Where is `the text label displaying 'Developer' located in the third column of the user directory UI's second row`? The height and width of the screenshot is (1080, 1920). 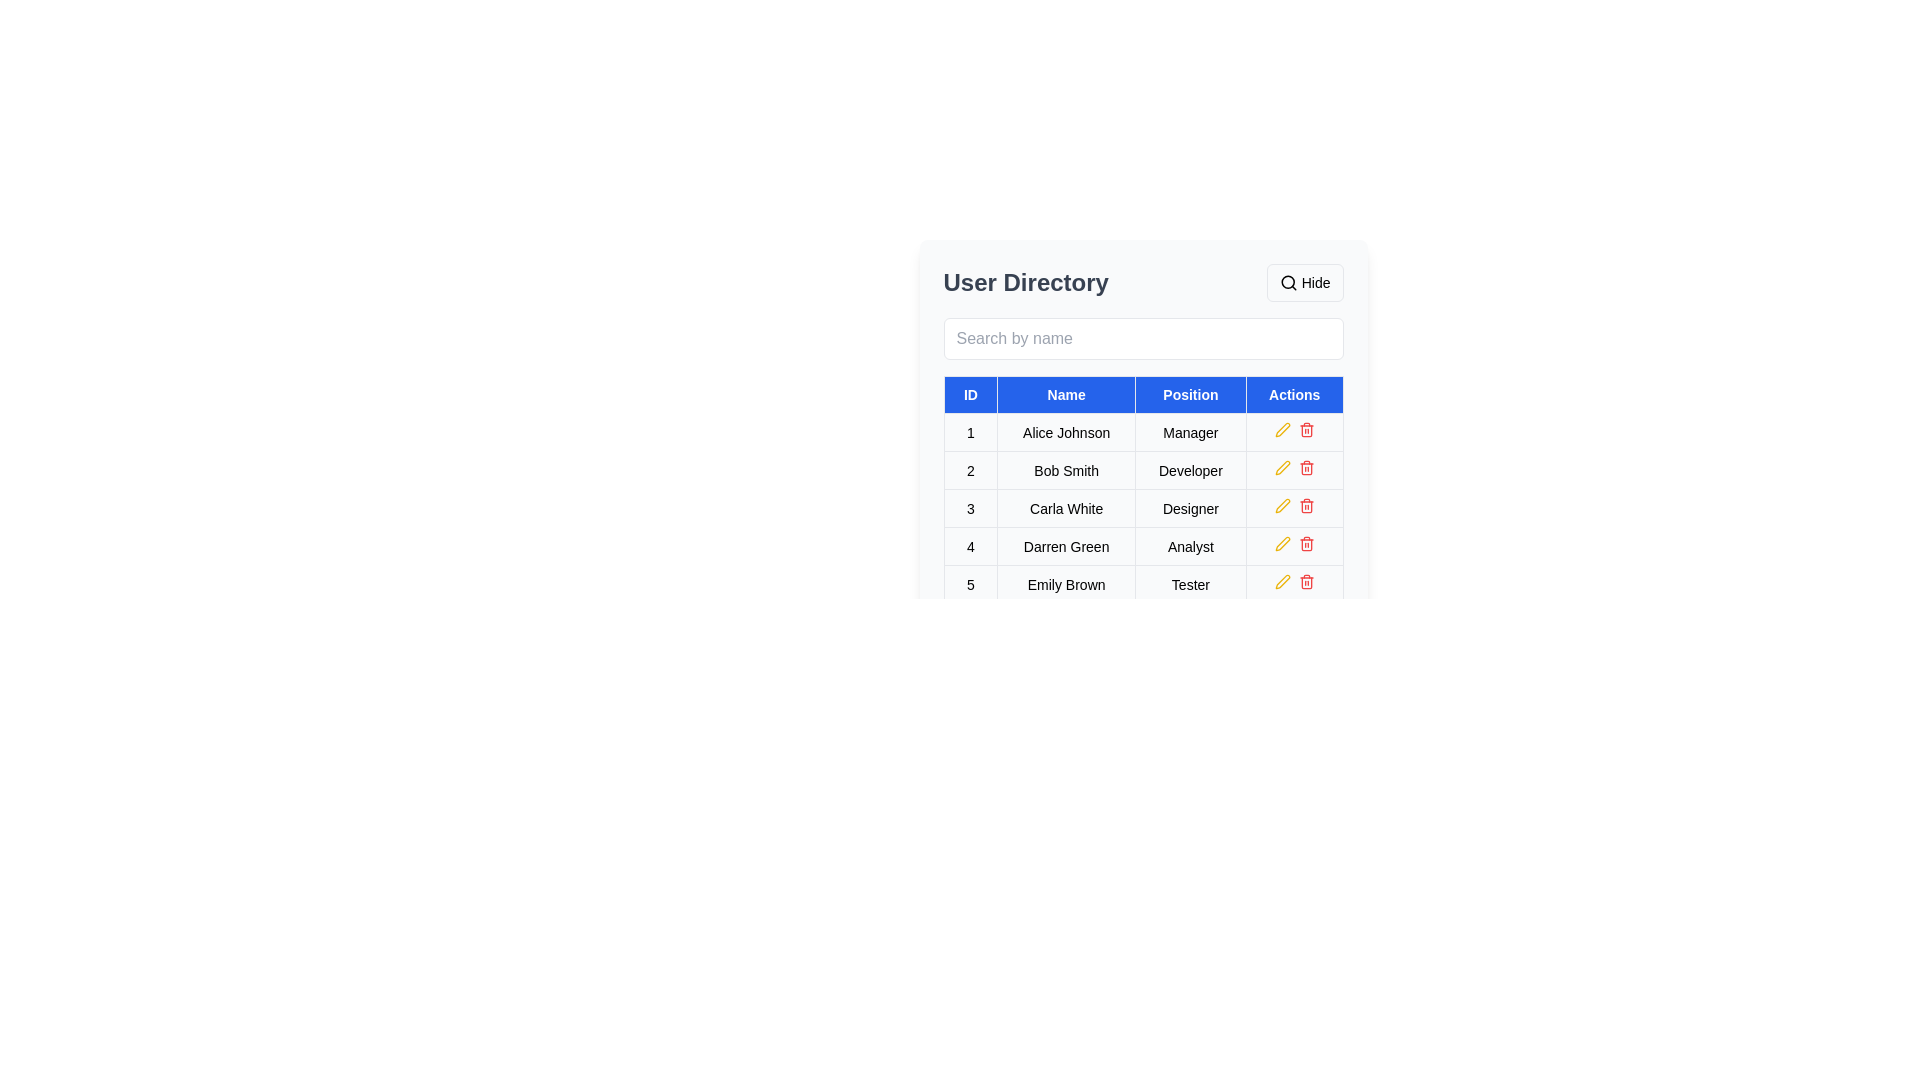 the text label displaying 'Developer' located in the third column of the user directory UI's second row is located at coordinates (1190, 470).